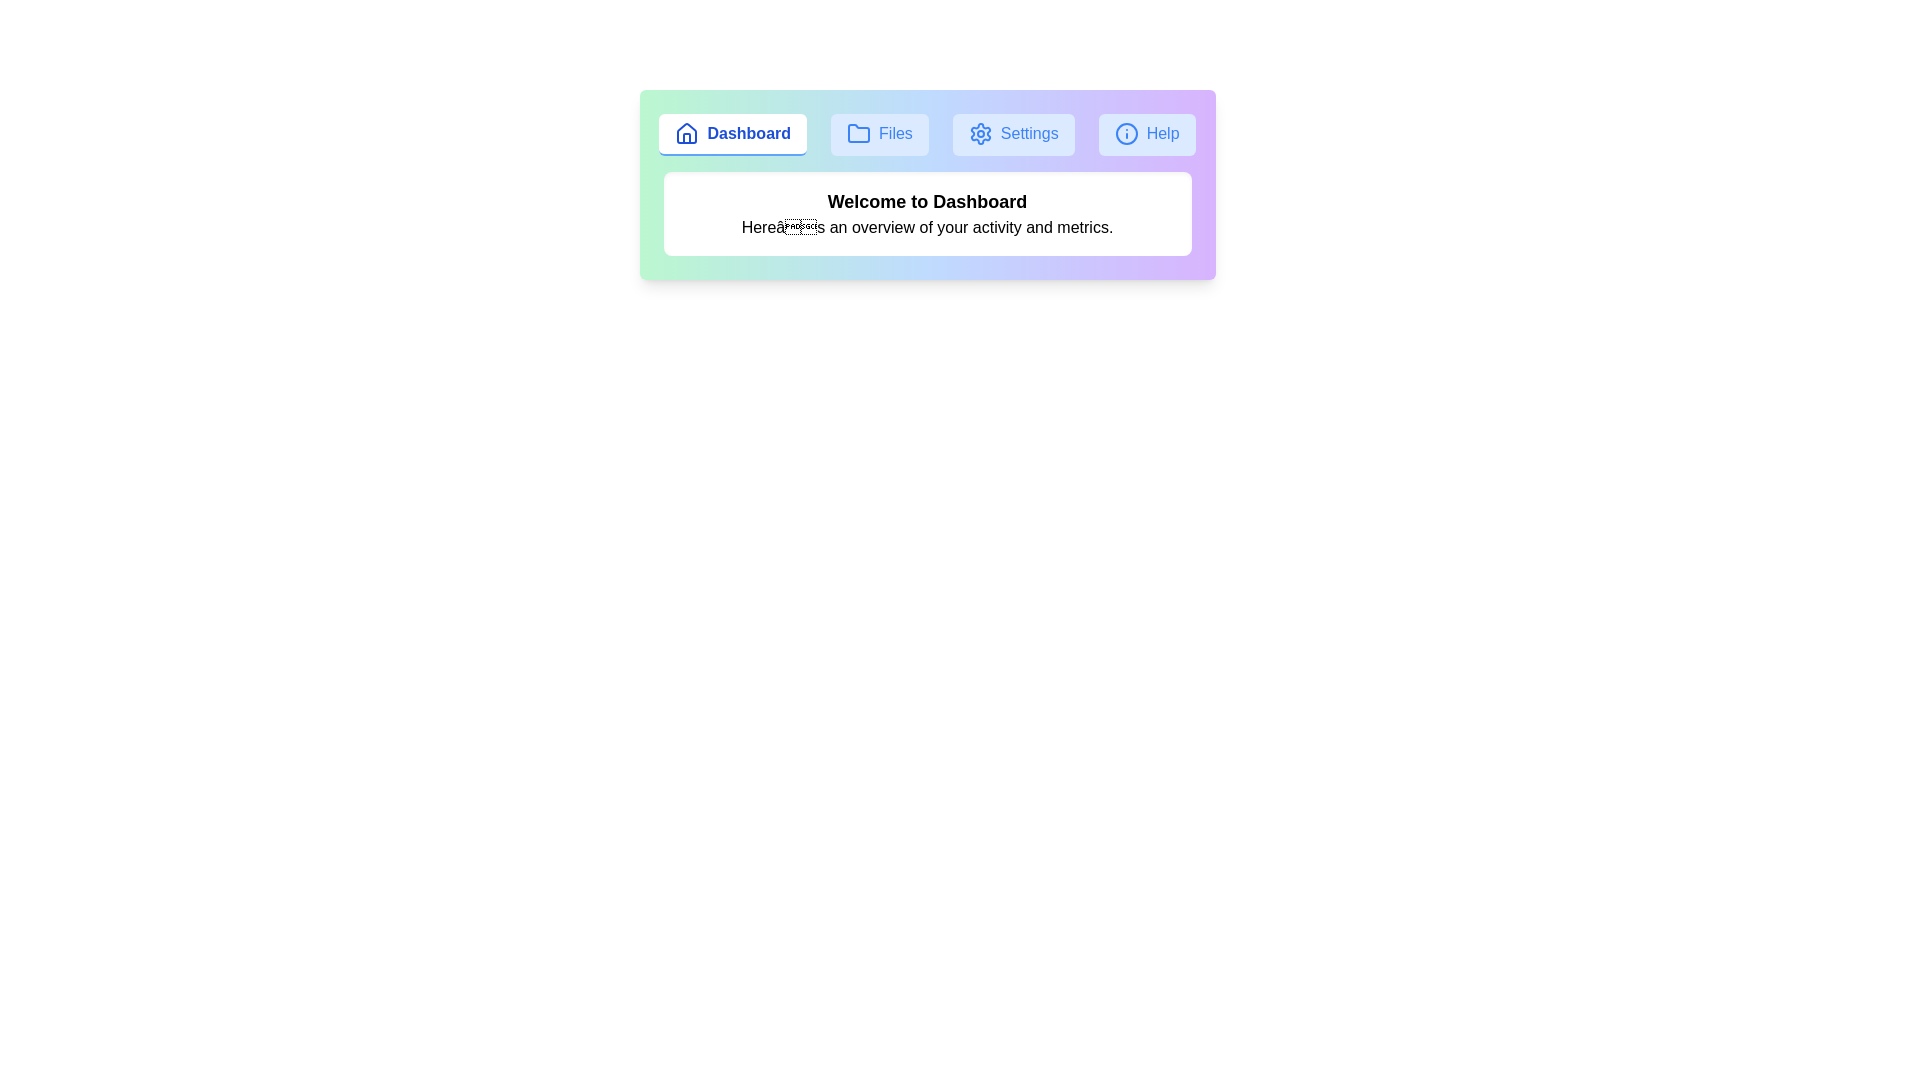 The width and height of the screenshot is (1920, 1080). Describe the element at coordinates (1147, 135) in the screenshot. I see `the Help tab` at that location.